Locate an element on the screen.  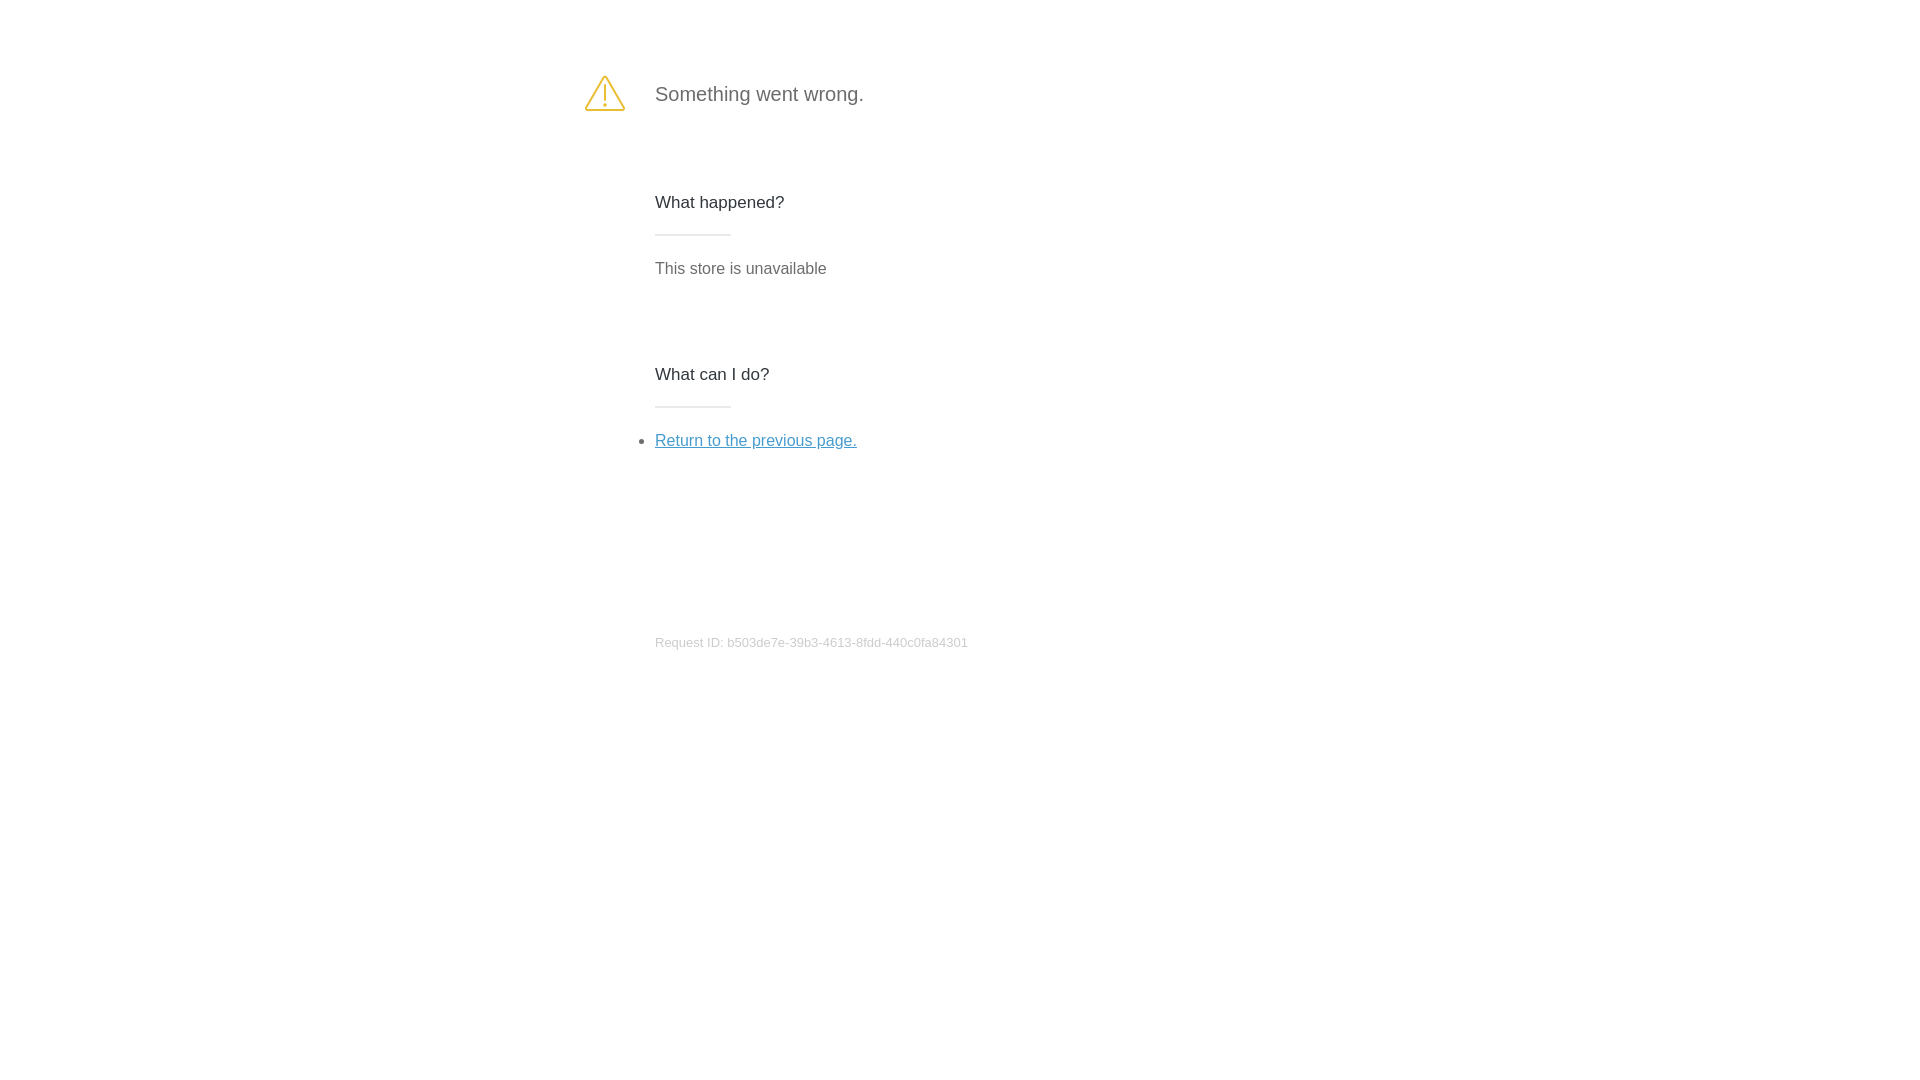
'Return to the previous page.' is located at coordinates (754, 439).